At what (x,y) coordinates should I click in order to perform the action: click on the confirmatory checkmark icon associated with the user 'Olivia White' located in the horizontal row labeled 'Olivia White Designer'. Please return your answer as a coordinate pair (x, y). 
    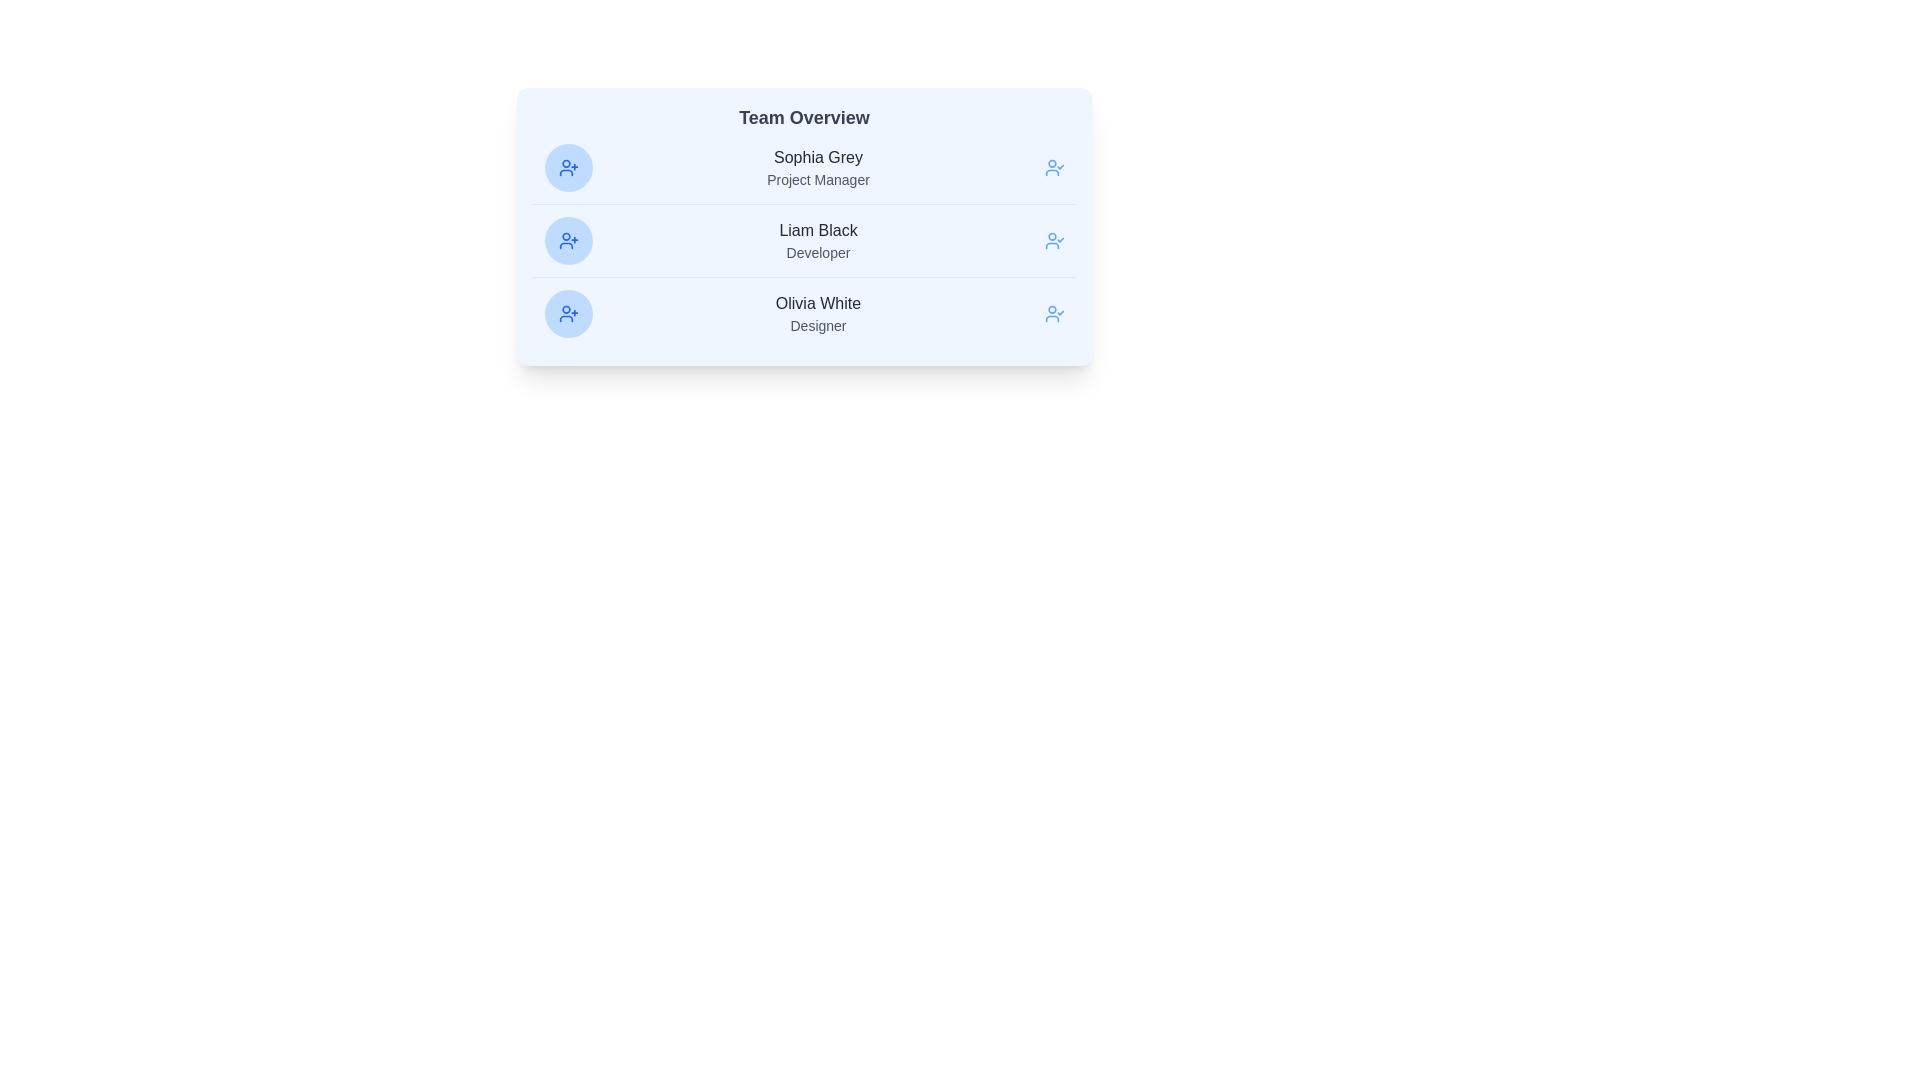
    Looking at the image, I should click on (1053, 313).